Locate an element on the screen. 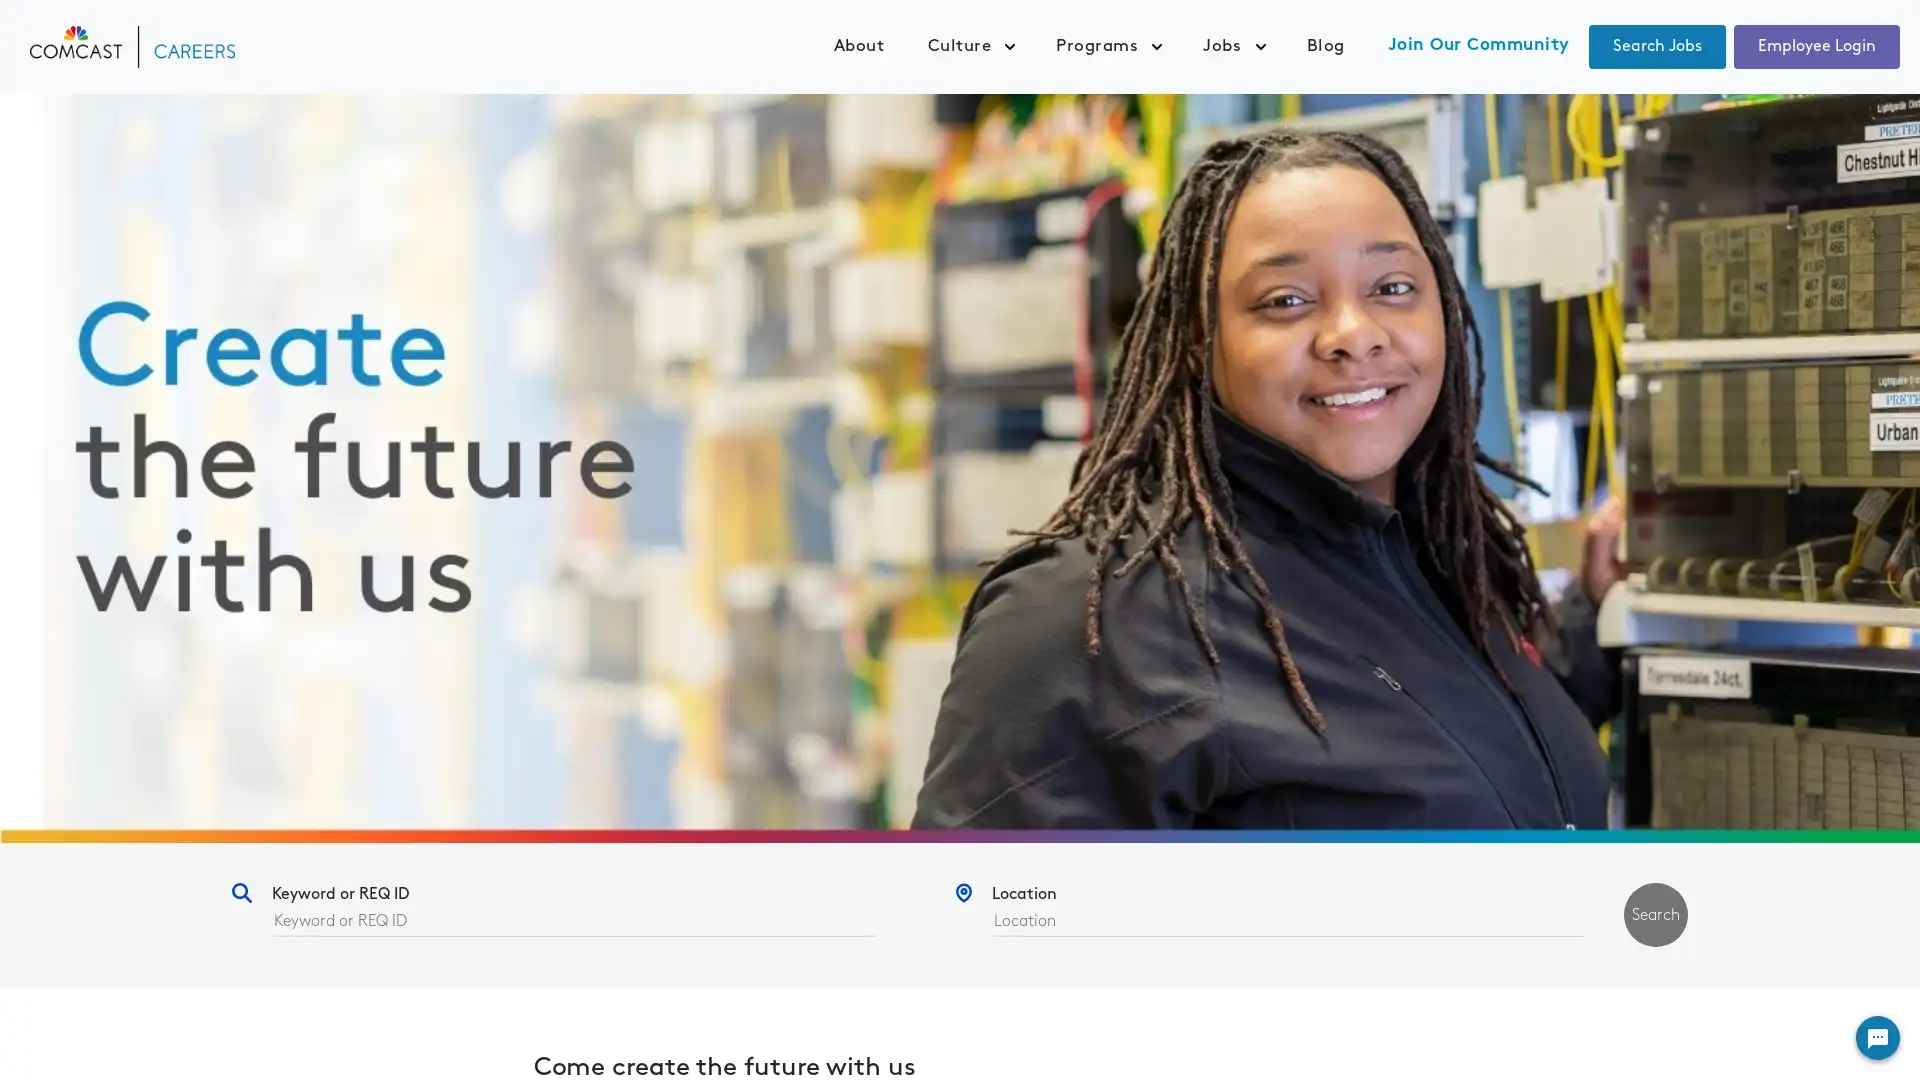  Widget Button is located at coordinates (1876, 1036).